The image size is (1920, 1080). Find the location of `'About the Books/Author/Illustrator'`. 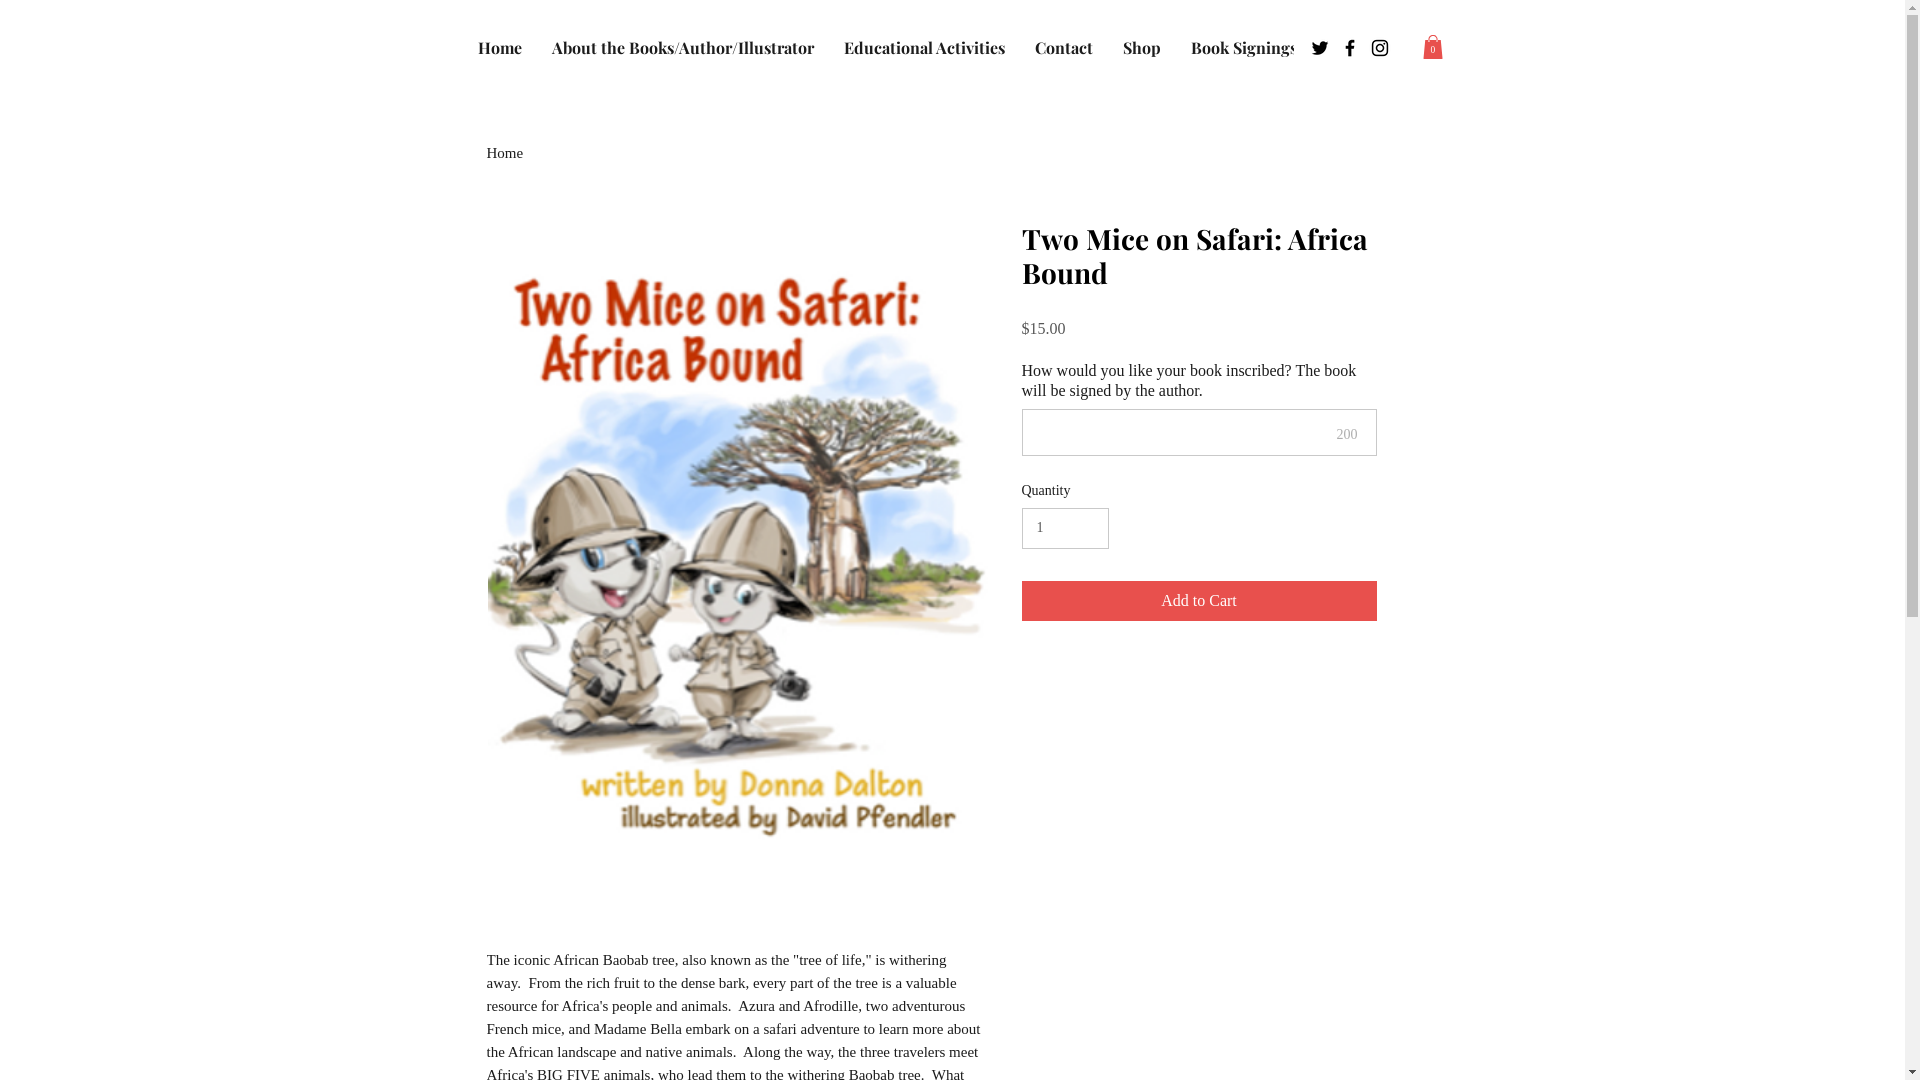

'About the Books/Author/Illustrator' is located at coordinates (681, 48).